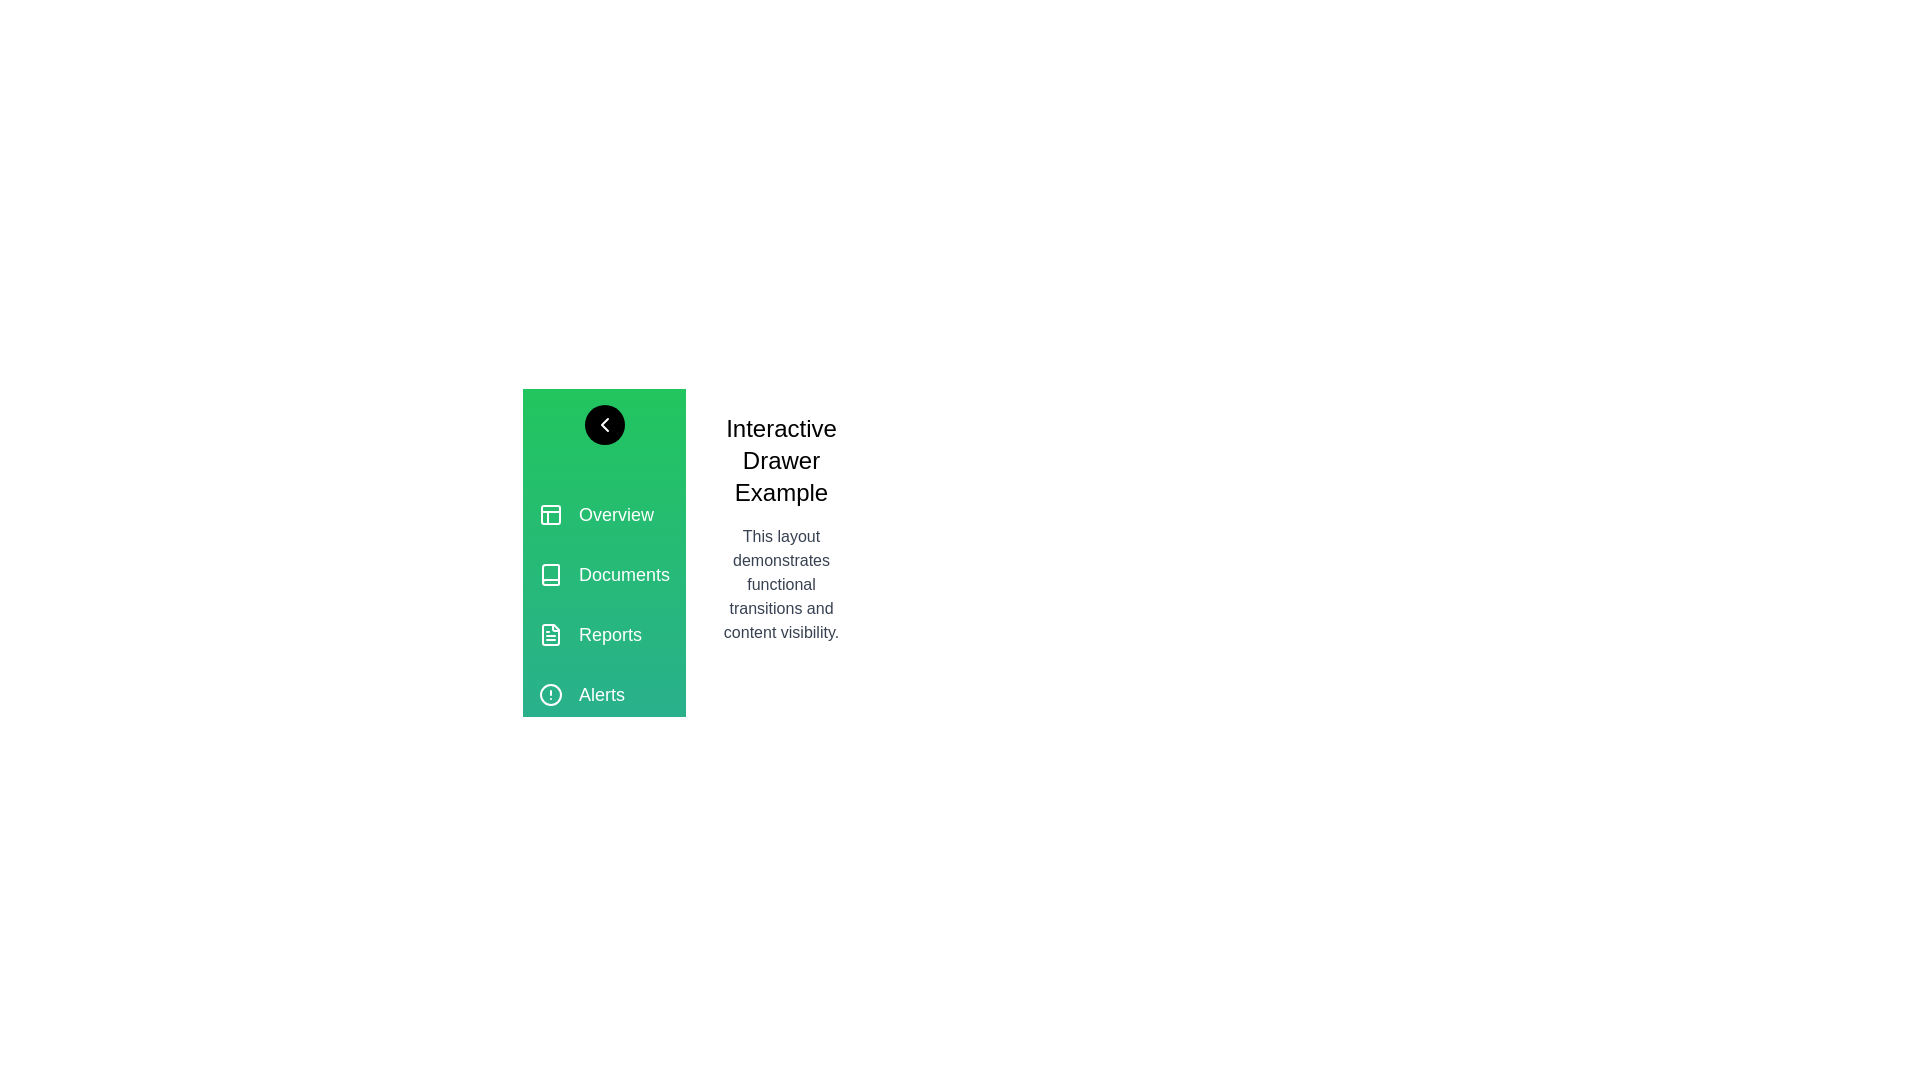 The image size is (1920, 1080). What do you see at coordinates (603, 635) in the screenshot?
I see `the section labeled Reports in the drawer` at bounding box center [603, 635].